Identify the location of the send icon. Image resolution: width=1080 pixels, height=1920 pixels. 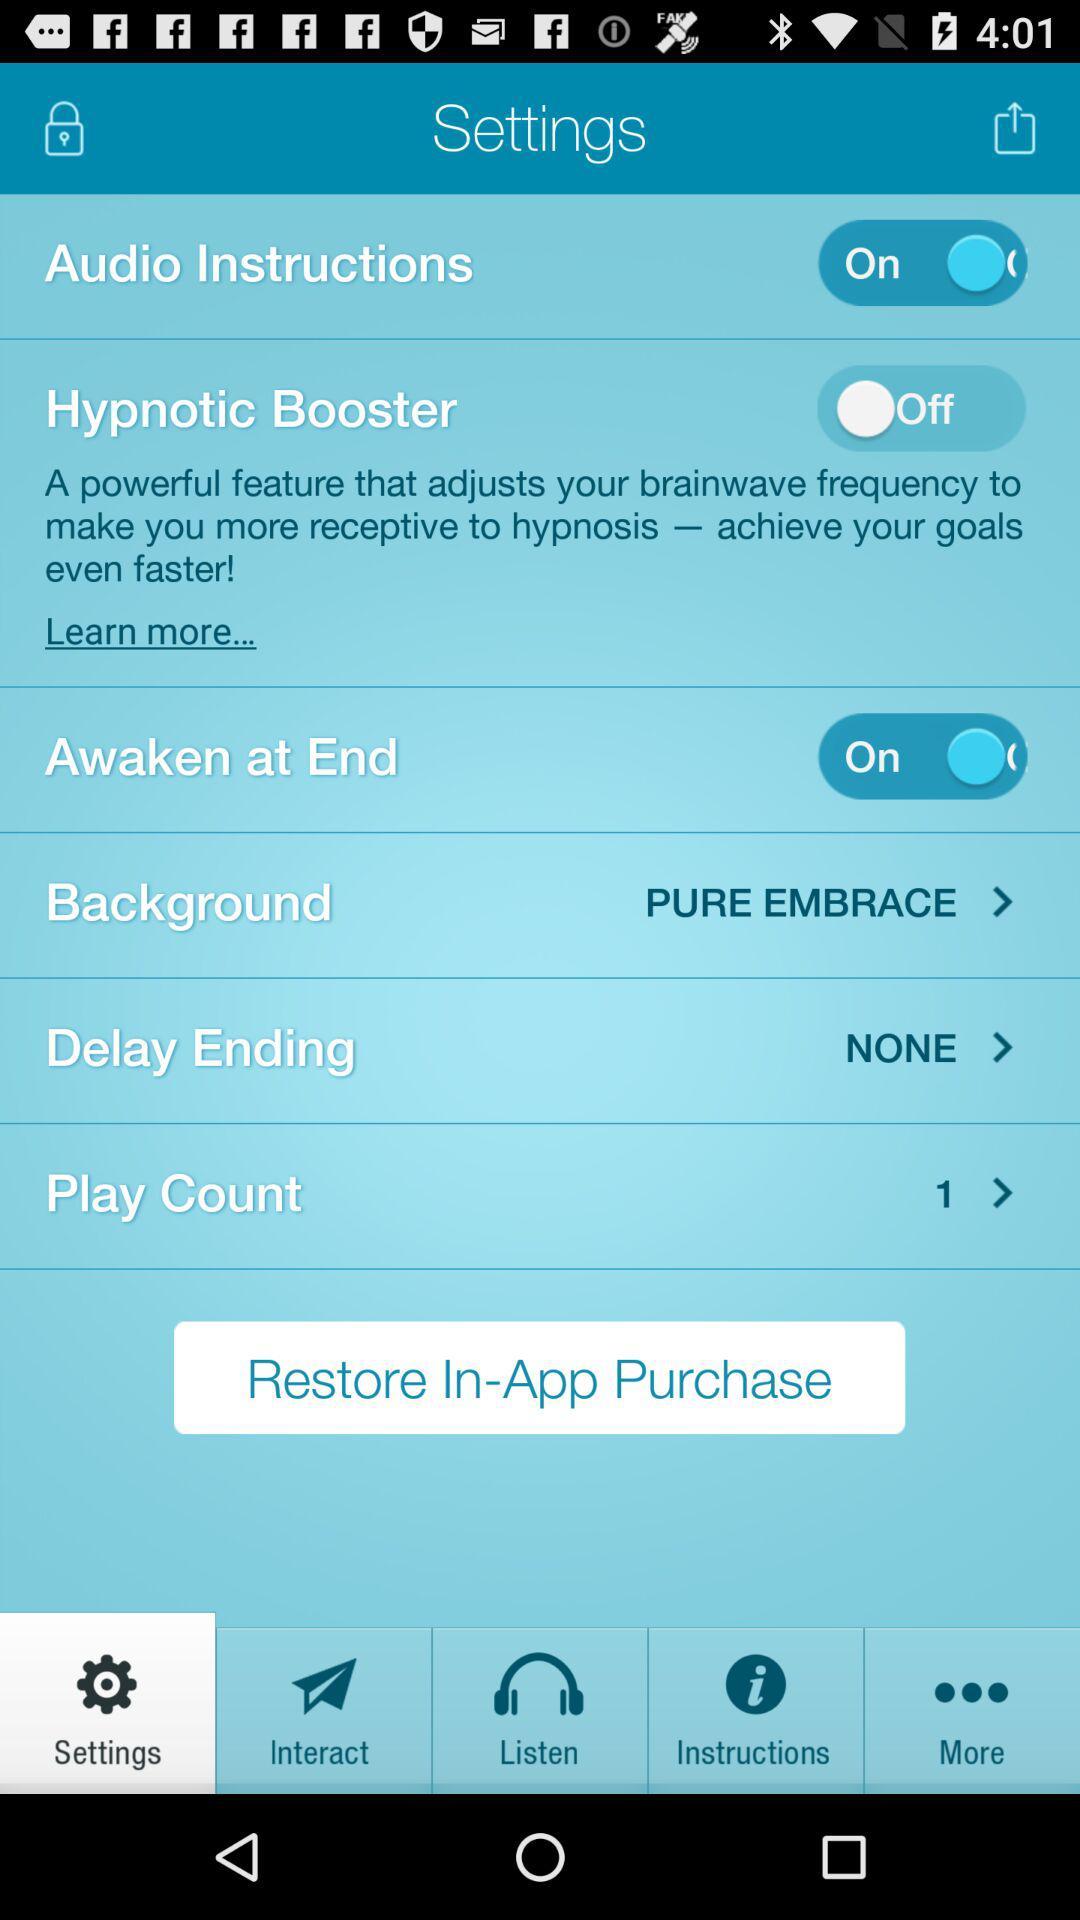
(323, 1821).